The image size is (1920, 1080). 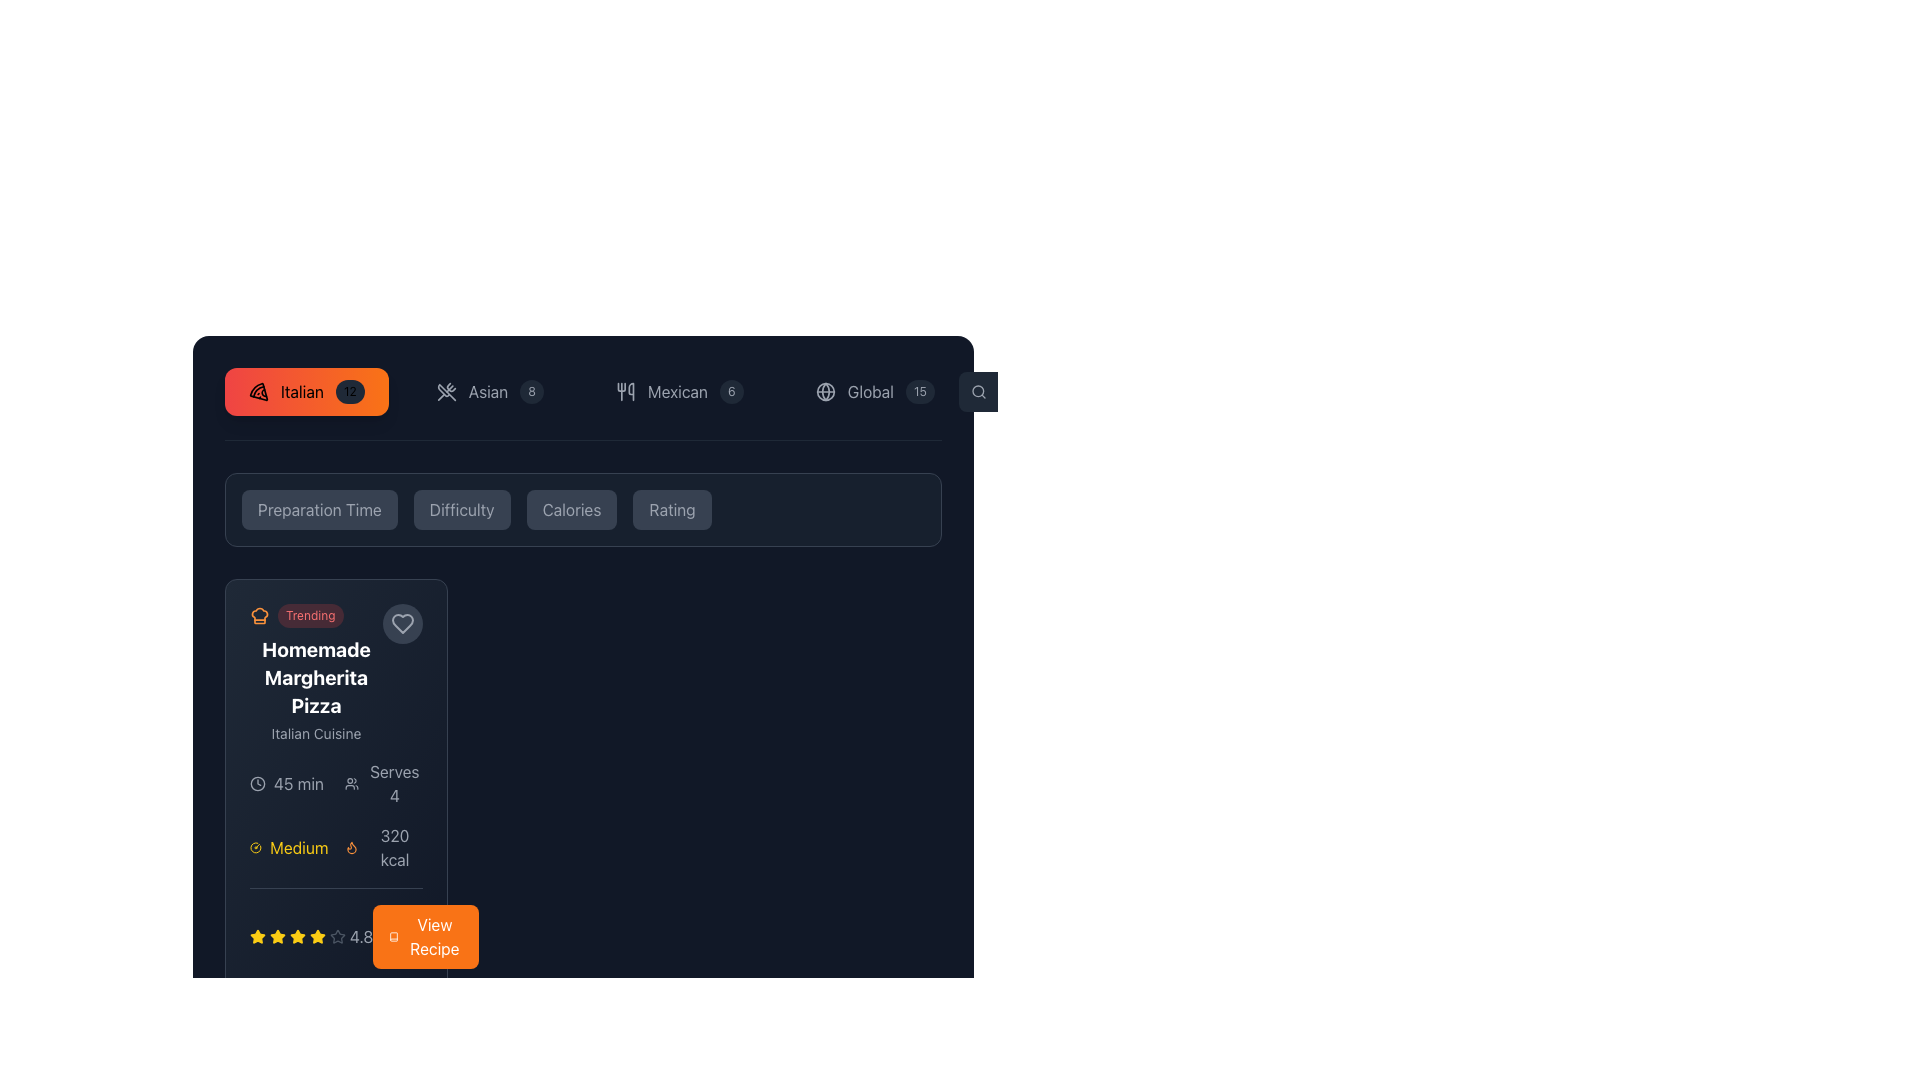 What do you see at coordinates (393, 937) in the screenshot?
I see `the small book-shaped icon located to the left of the 'View Recipe' button with an orange background and rounded corners` at bounding box center [393, 937].